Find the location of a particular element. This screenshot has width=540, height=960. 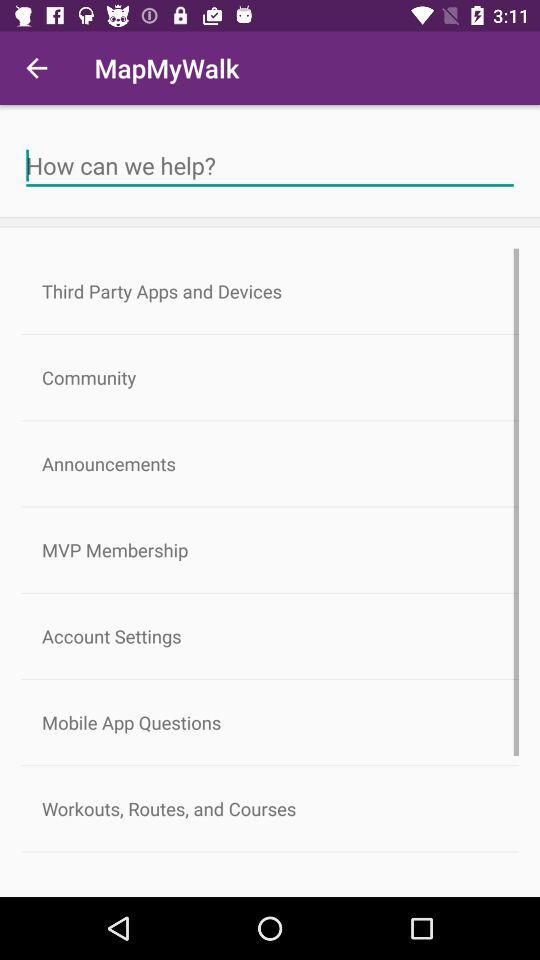

item to the left of the mapmywalk item is located at coordinates (36, 68).